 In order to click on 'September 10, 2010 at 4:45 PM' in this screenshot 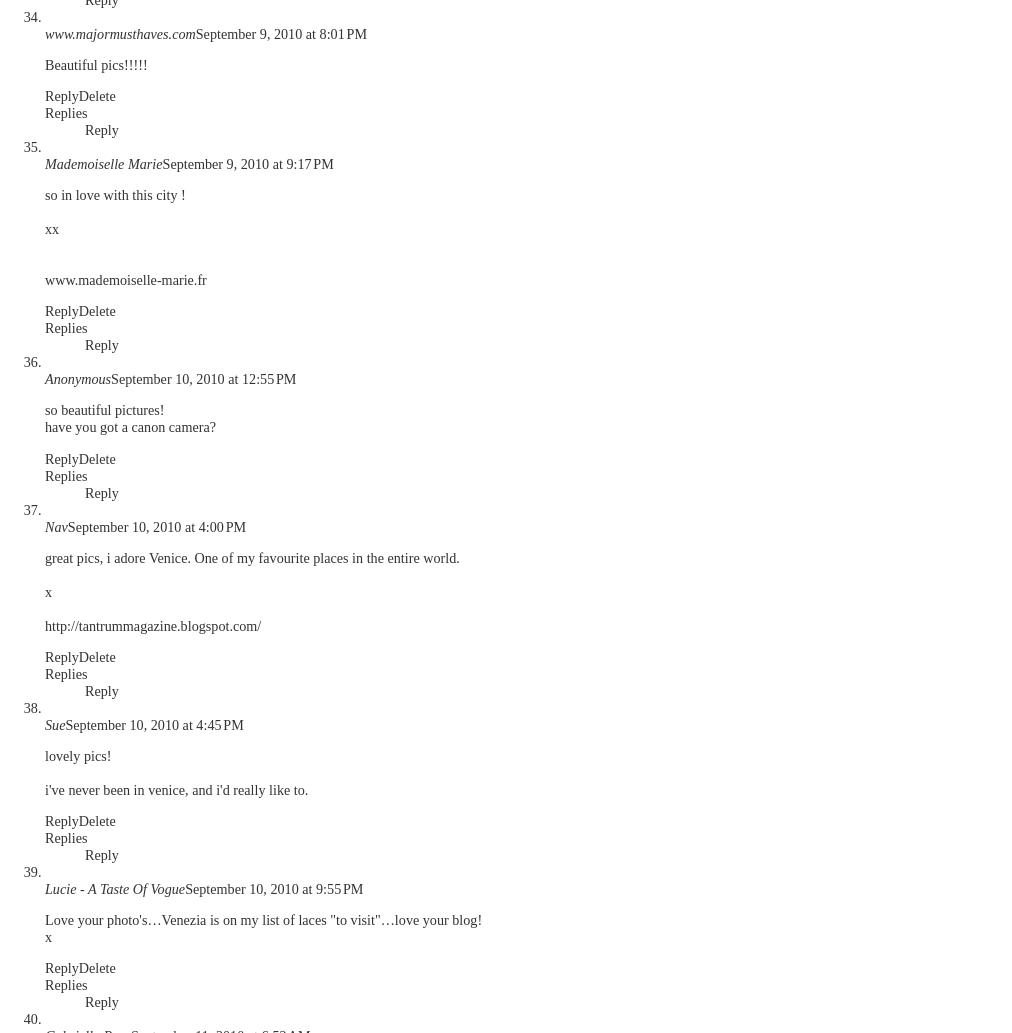, I will do `click(154, 724)`.